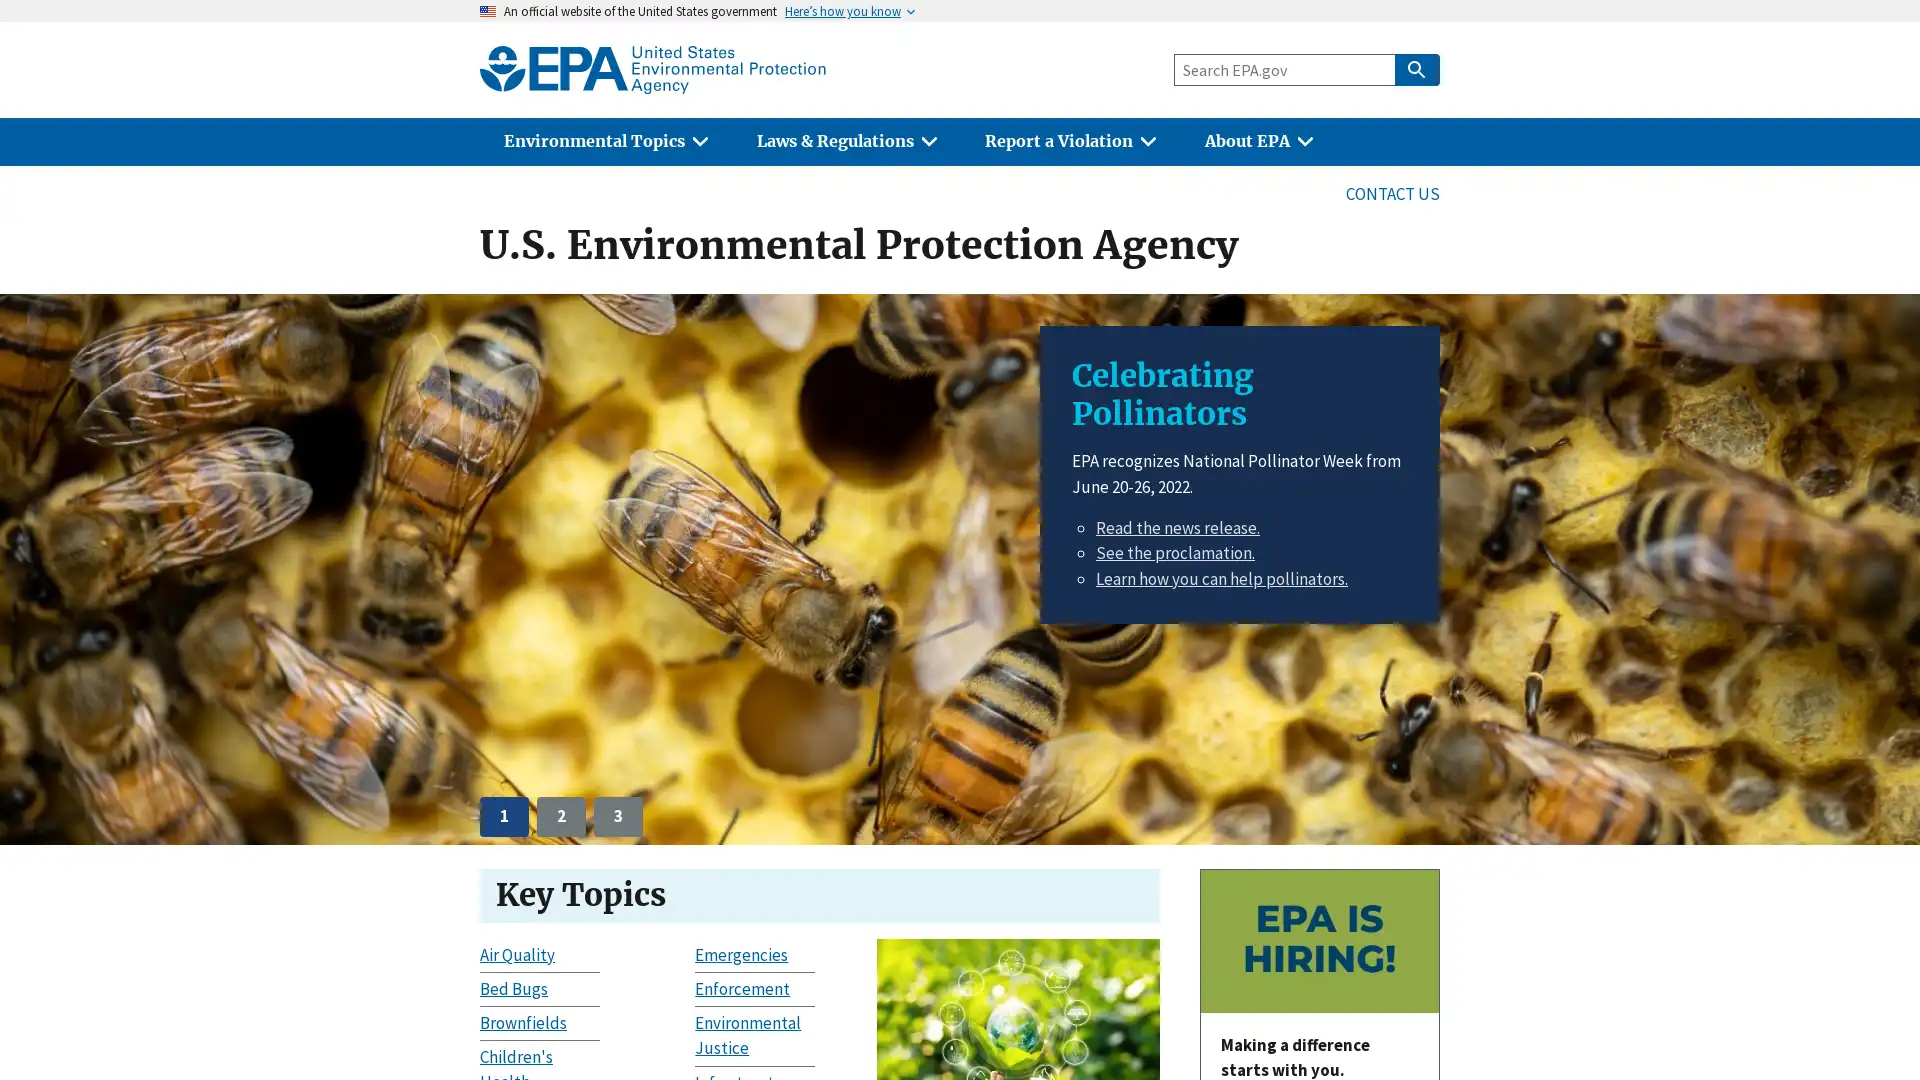  I want to click on Carousel Page 2 (Current Slide), so click(560, 816).